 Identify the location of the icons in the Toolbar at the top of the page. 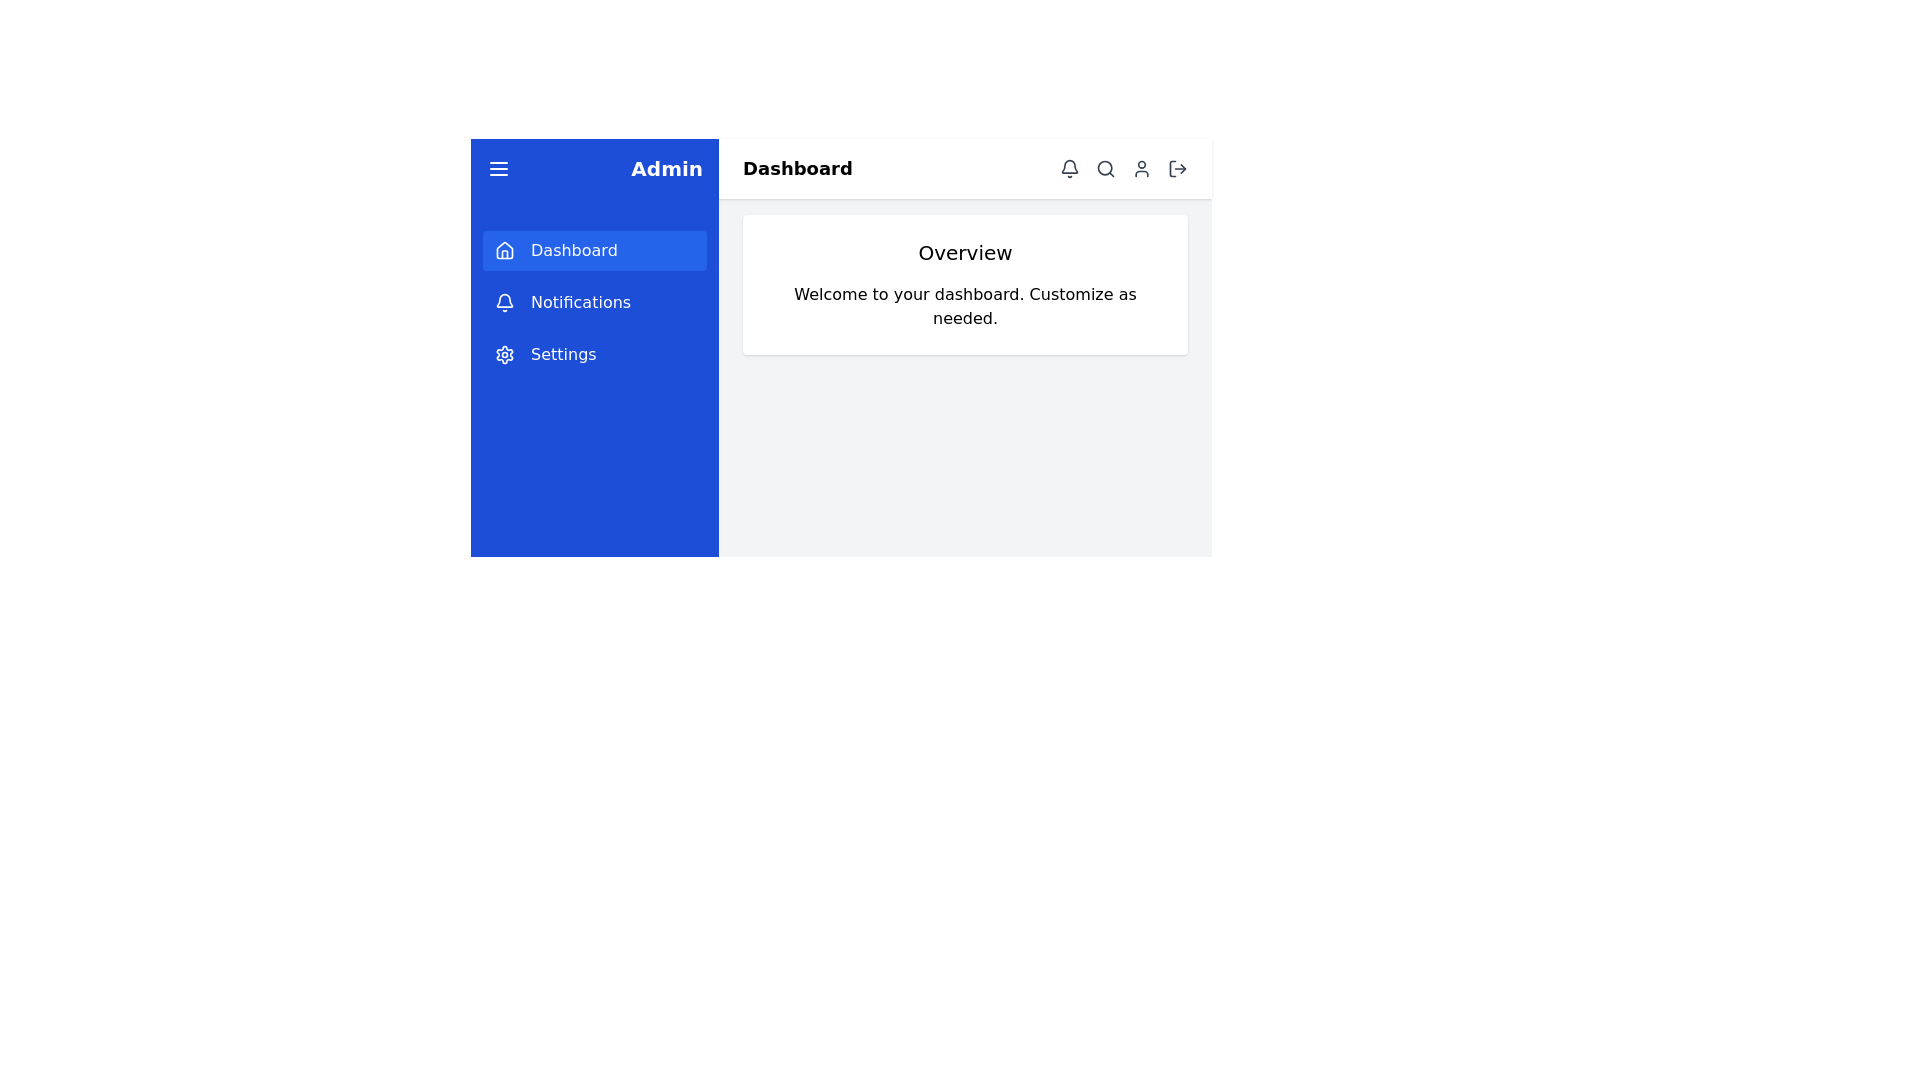
(965, 168).